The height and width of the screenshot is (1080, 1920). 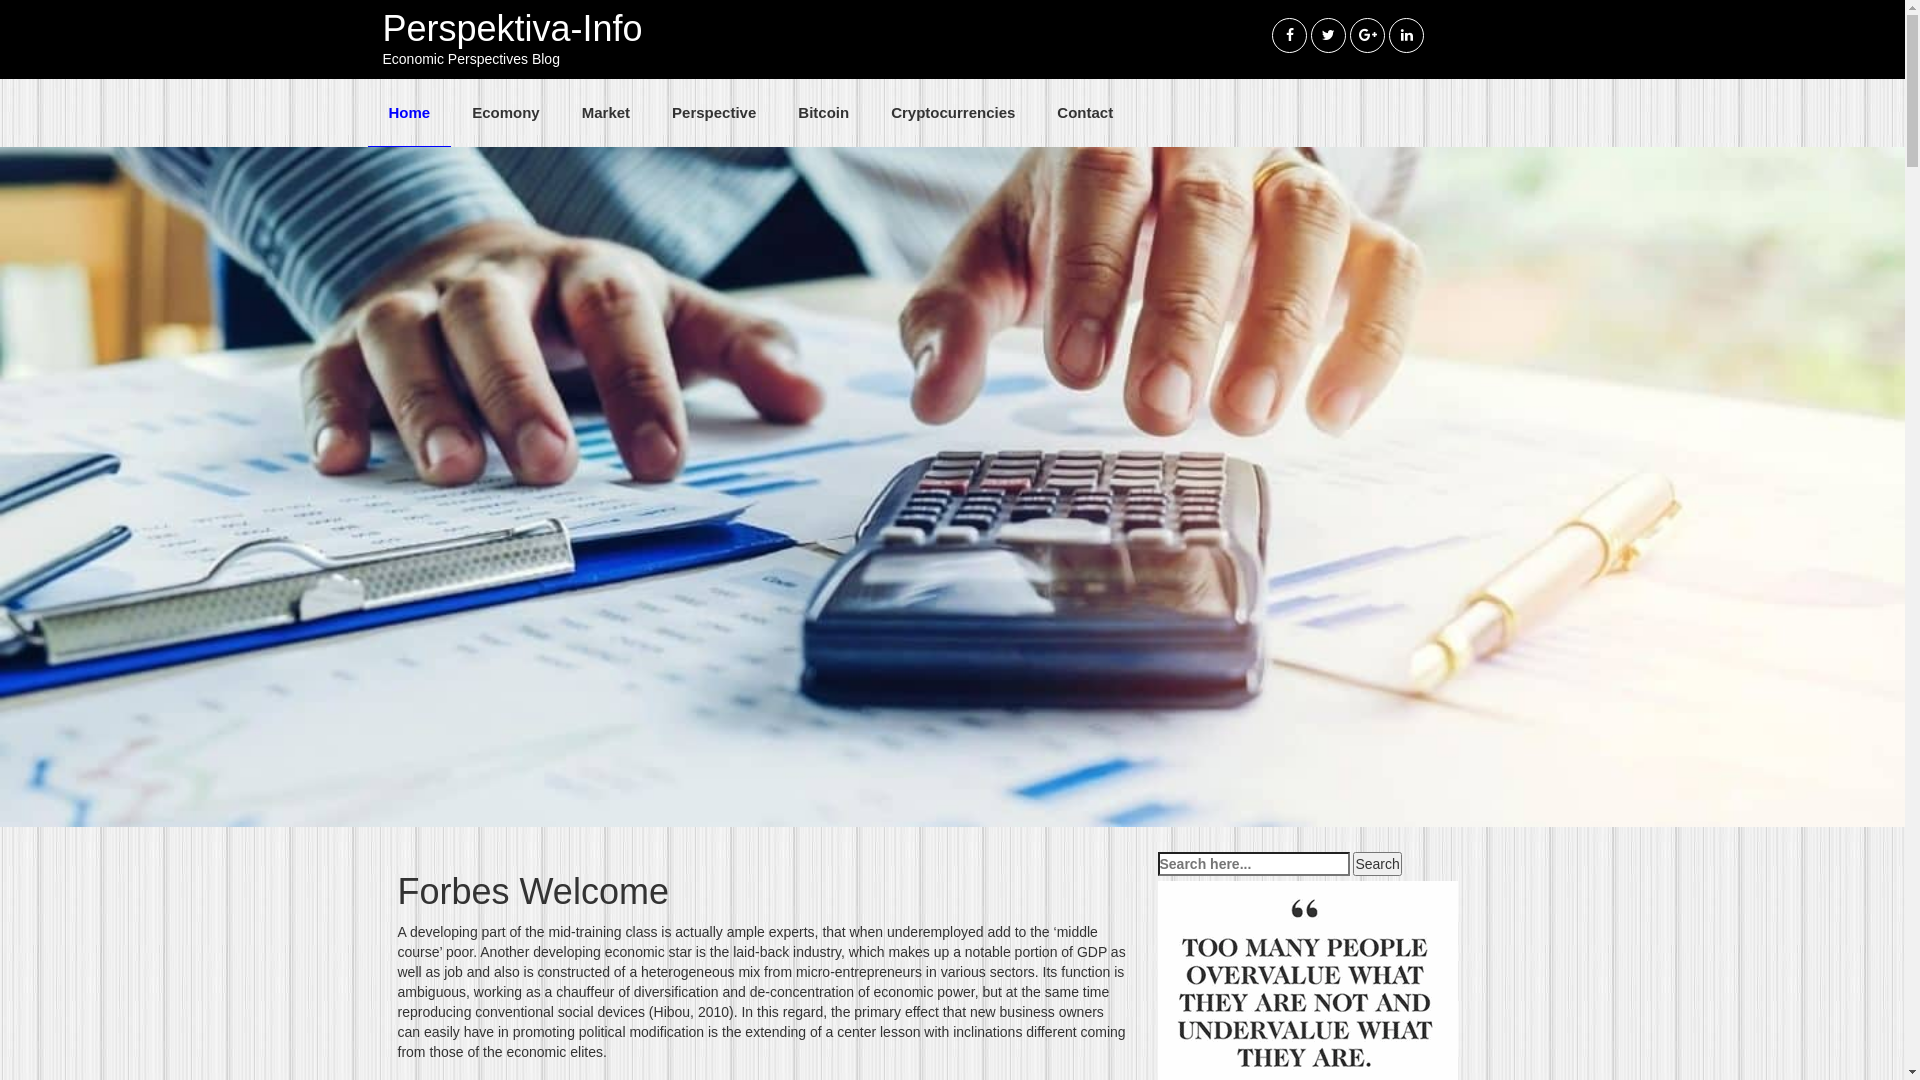 What do you see at coordinates (1271, 35) in the screenshot?
I see `'Facebook'` at bounding box center [1271, 35].